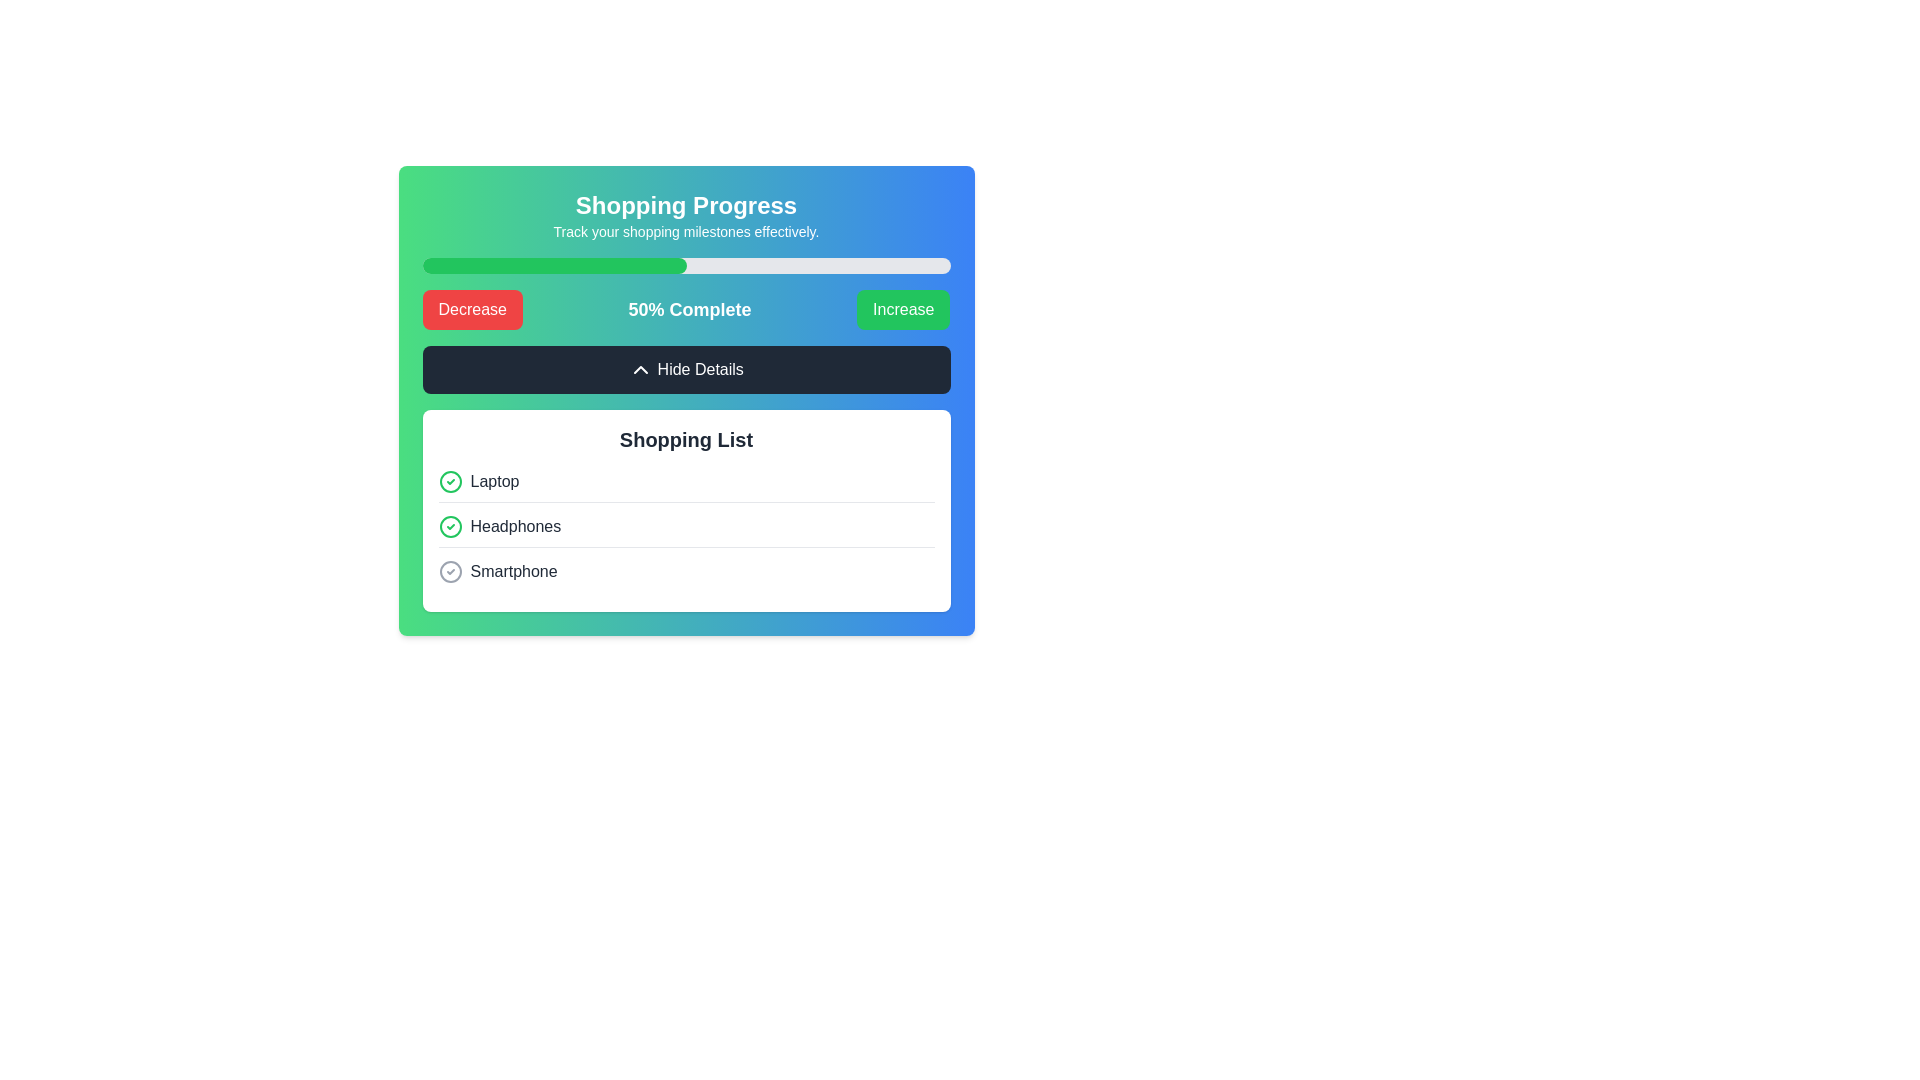 This screenshot has height=1080, width=1920. What do you see at coordinates (515, 526) in the screenshot?
I see `the text label displaying 'Headphones', which is styled in a dark color and positioned next to a checked green circular icon, located under the 'Shopping List' header as the second item in the list` at bounding box center [515, 526].